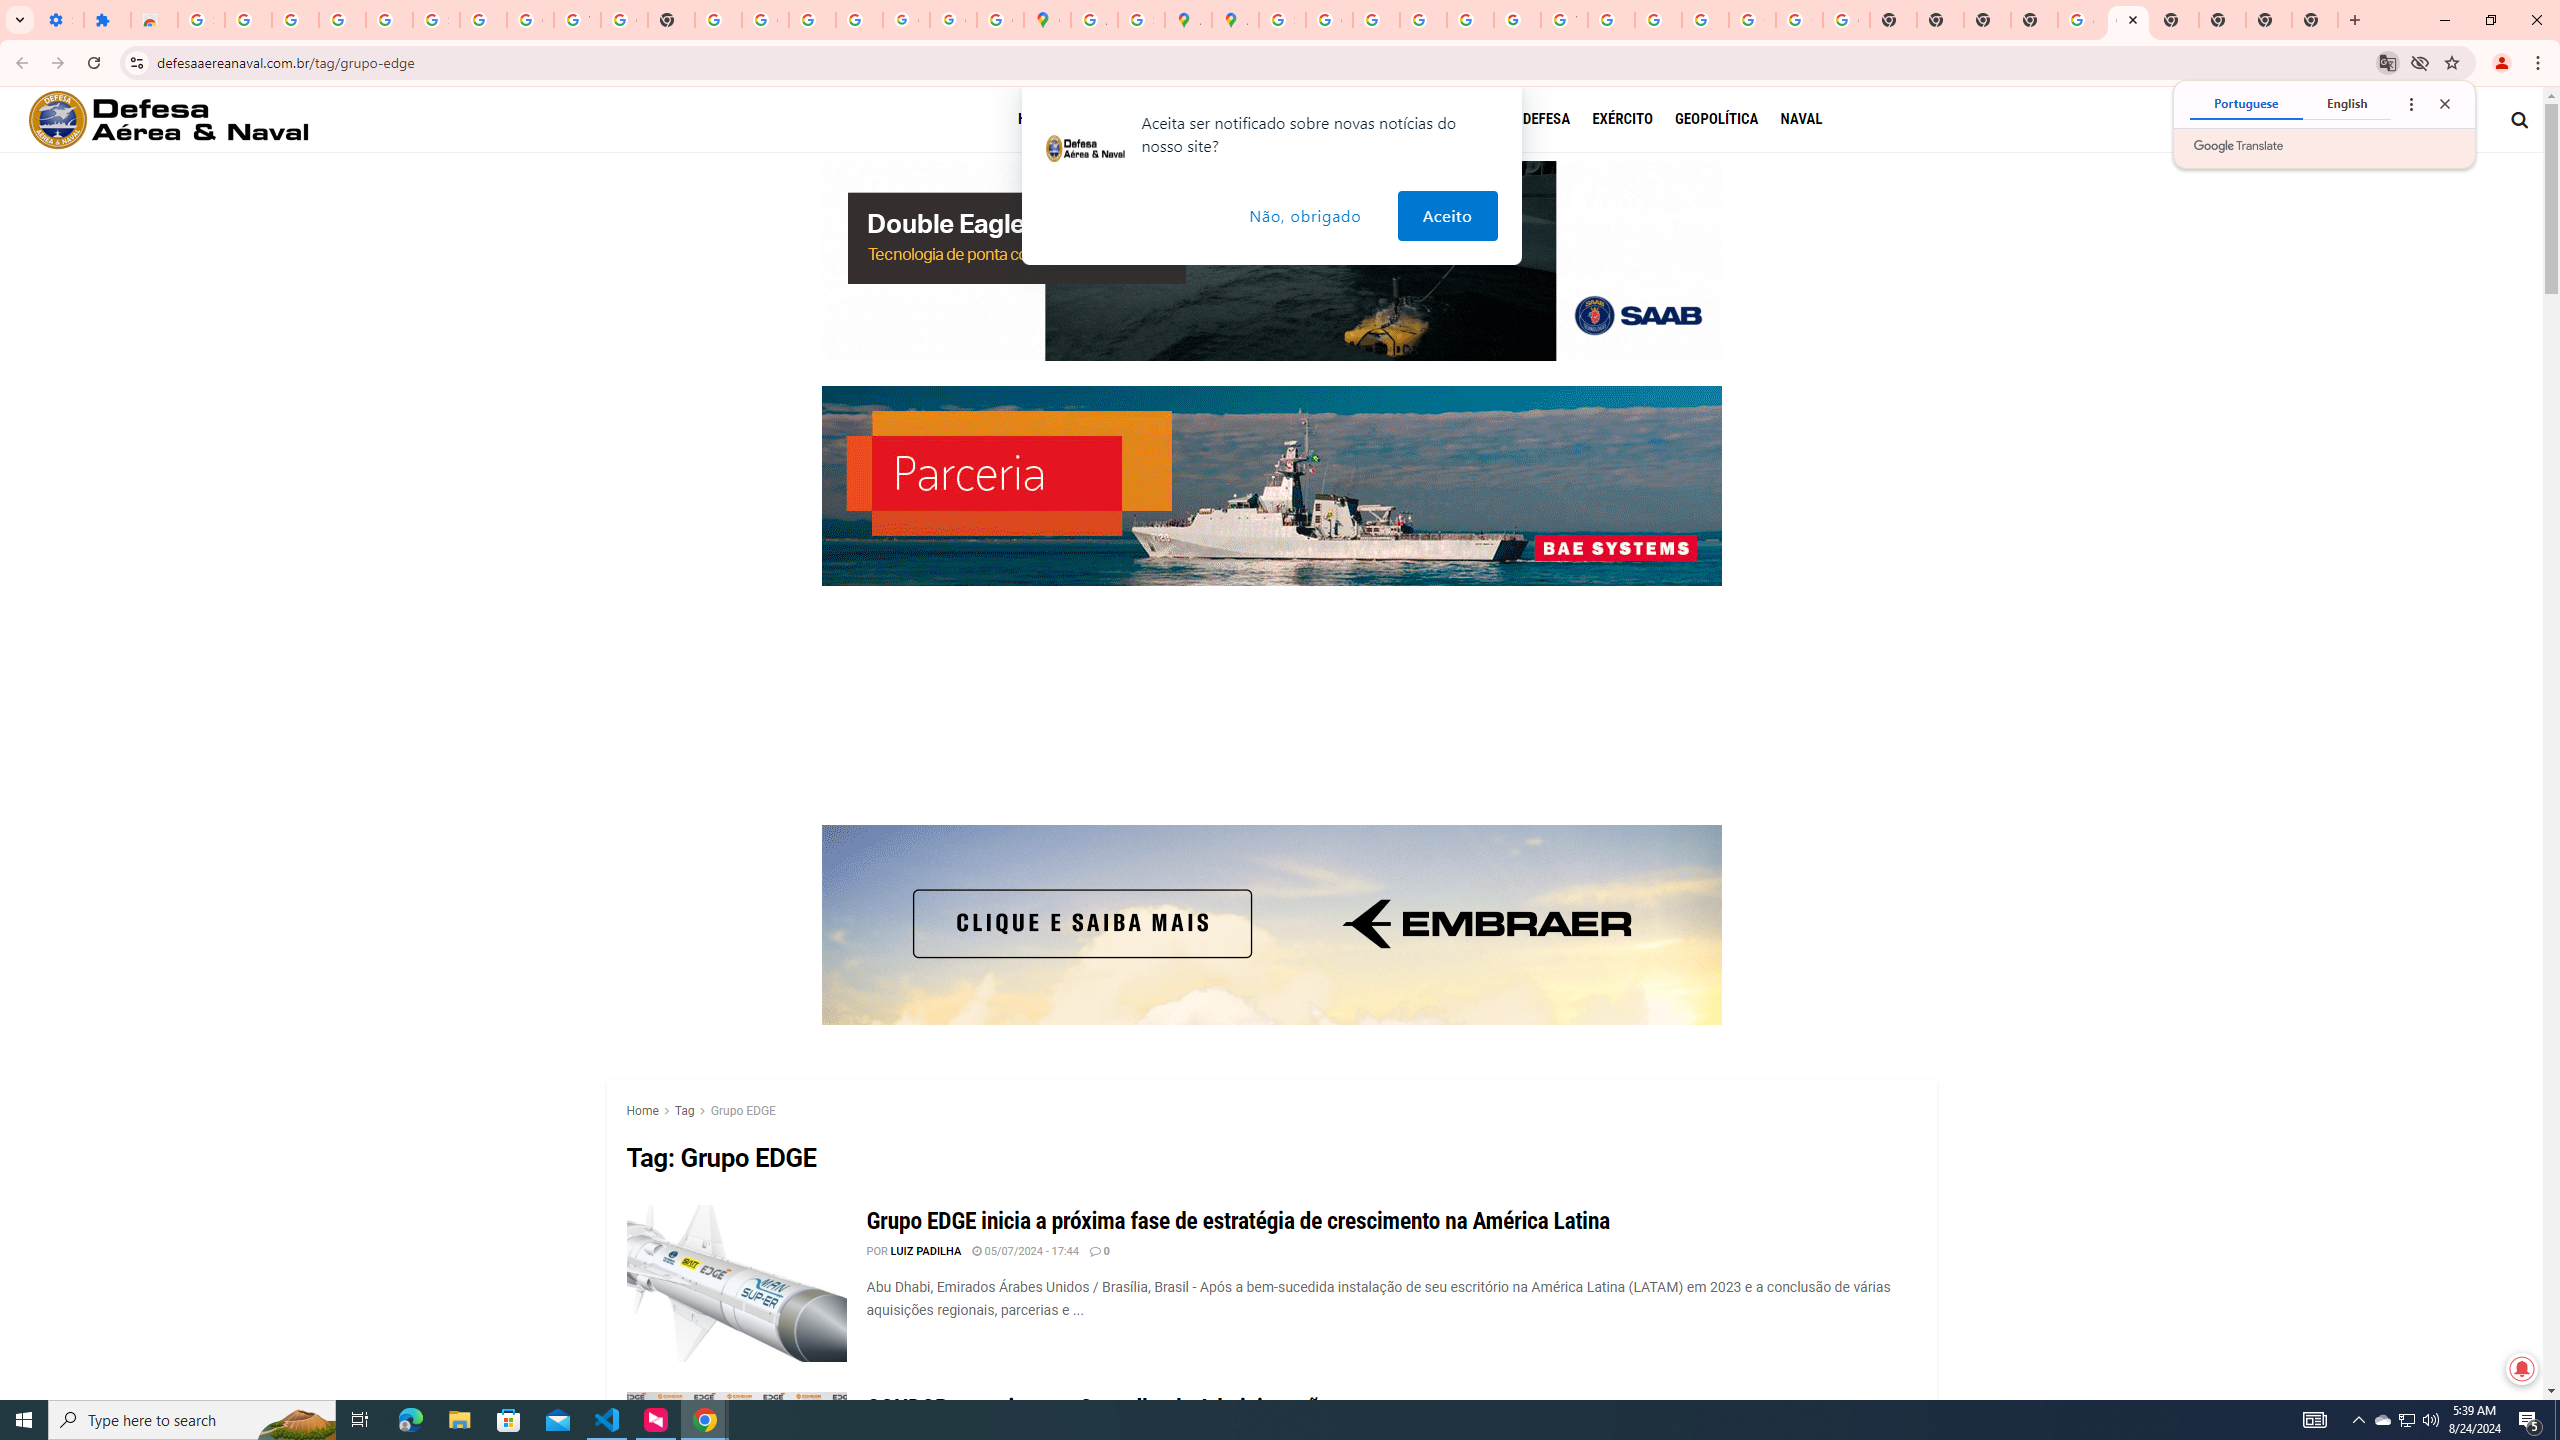 The width and height of the screenshot is (2560, 1440). What do you see at coordinates (1728, 118) in the screenshot?
I see `'AutomationID: menu-item-105101'` at bounding box center [1728, 118].